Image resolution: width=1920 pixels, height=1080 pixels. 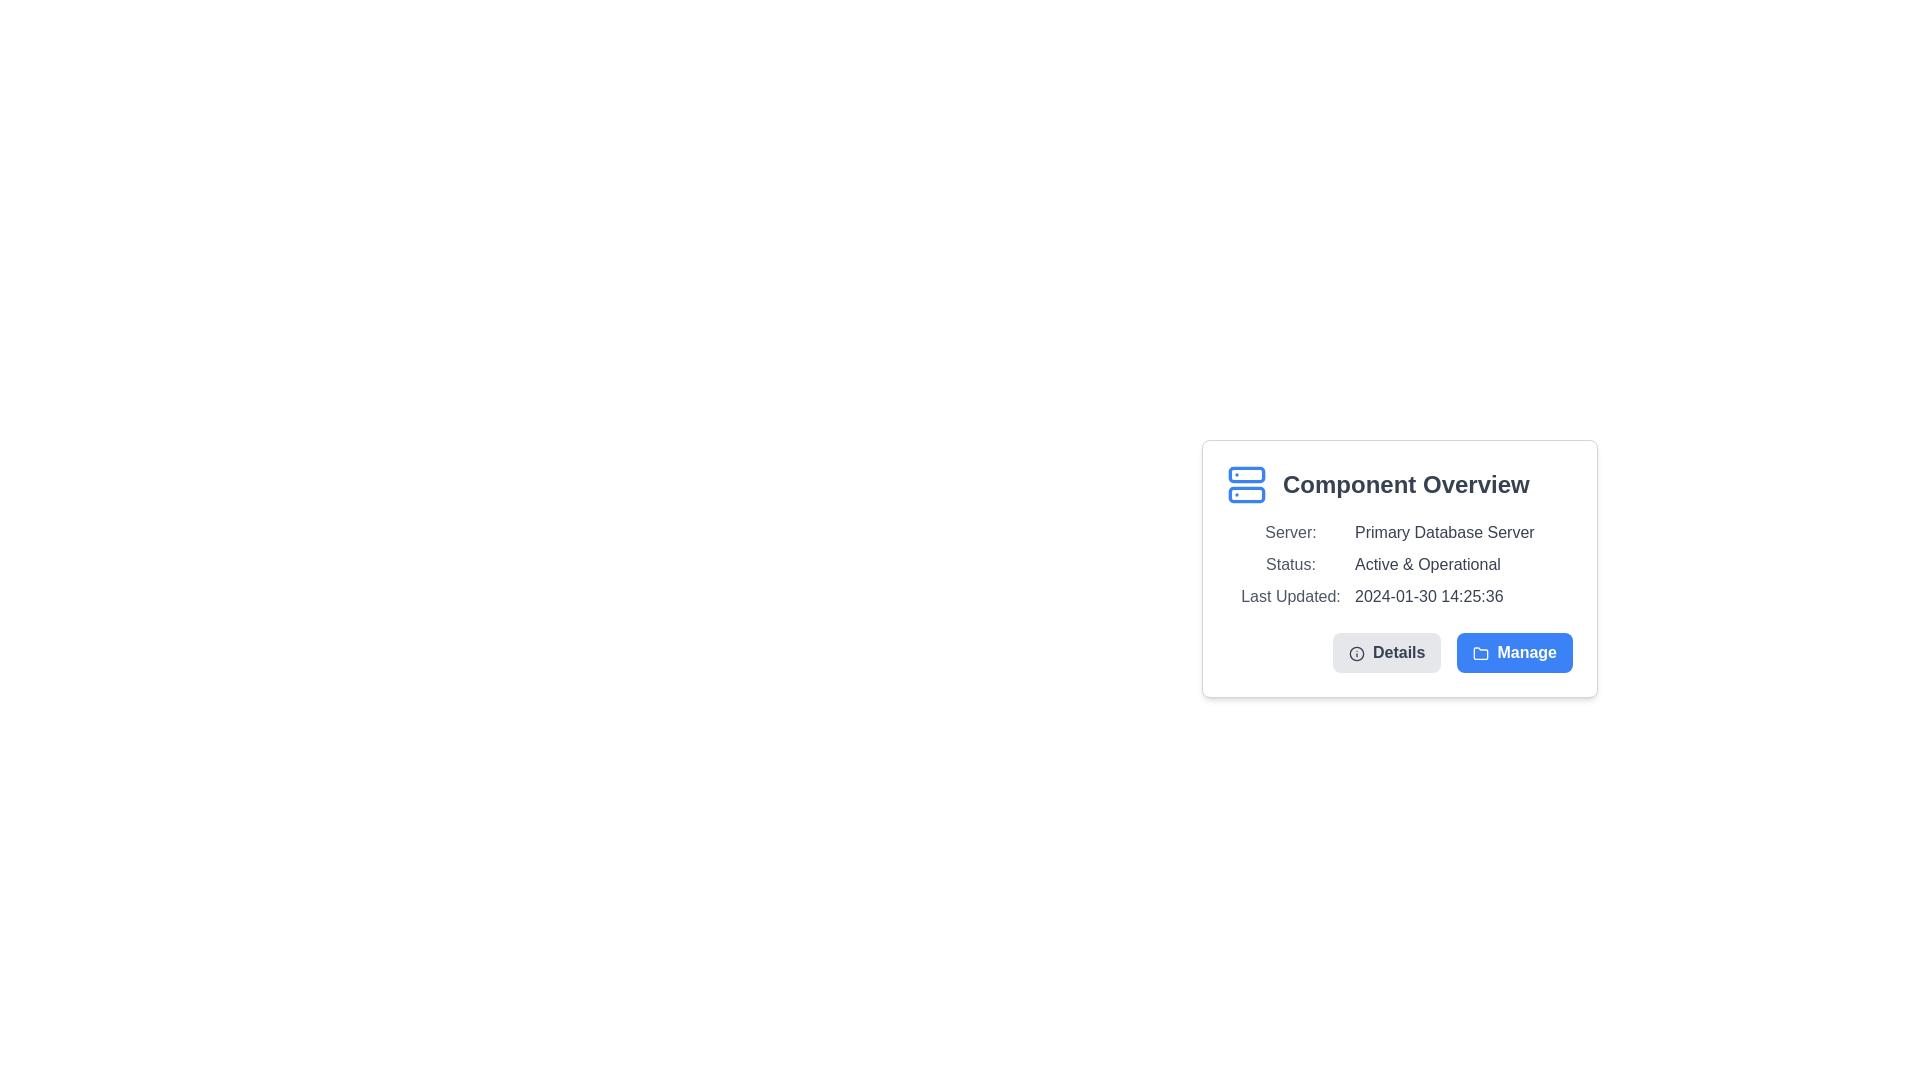 I want to click on the text field displaying information about the server, which is the first row of text in the card layout, positioned above the 'Status' row and below 'Component Overview', so click(x=1399, y=531).